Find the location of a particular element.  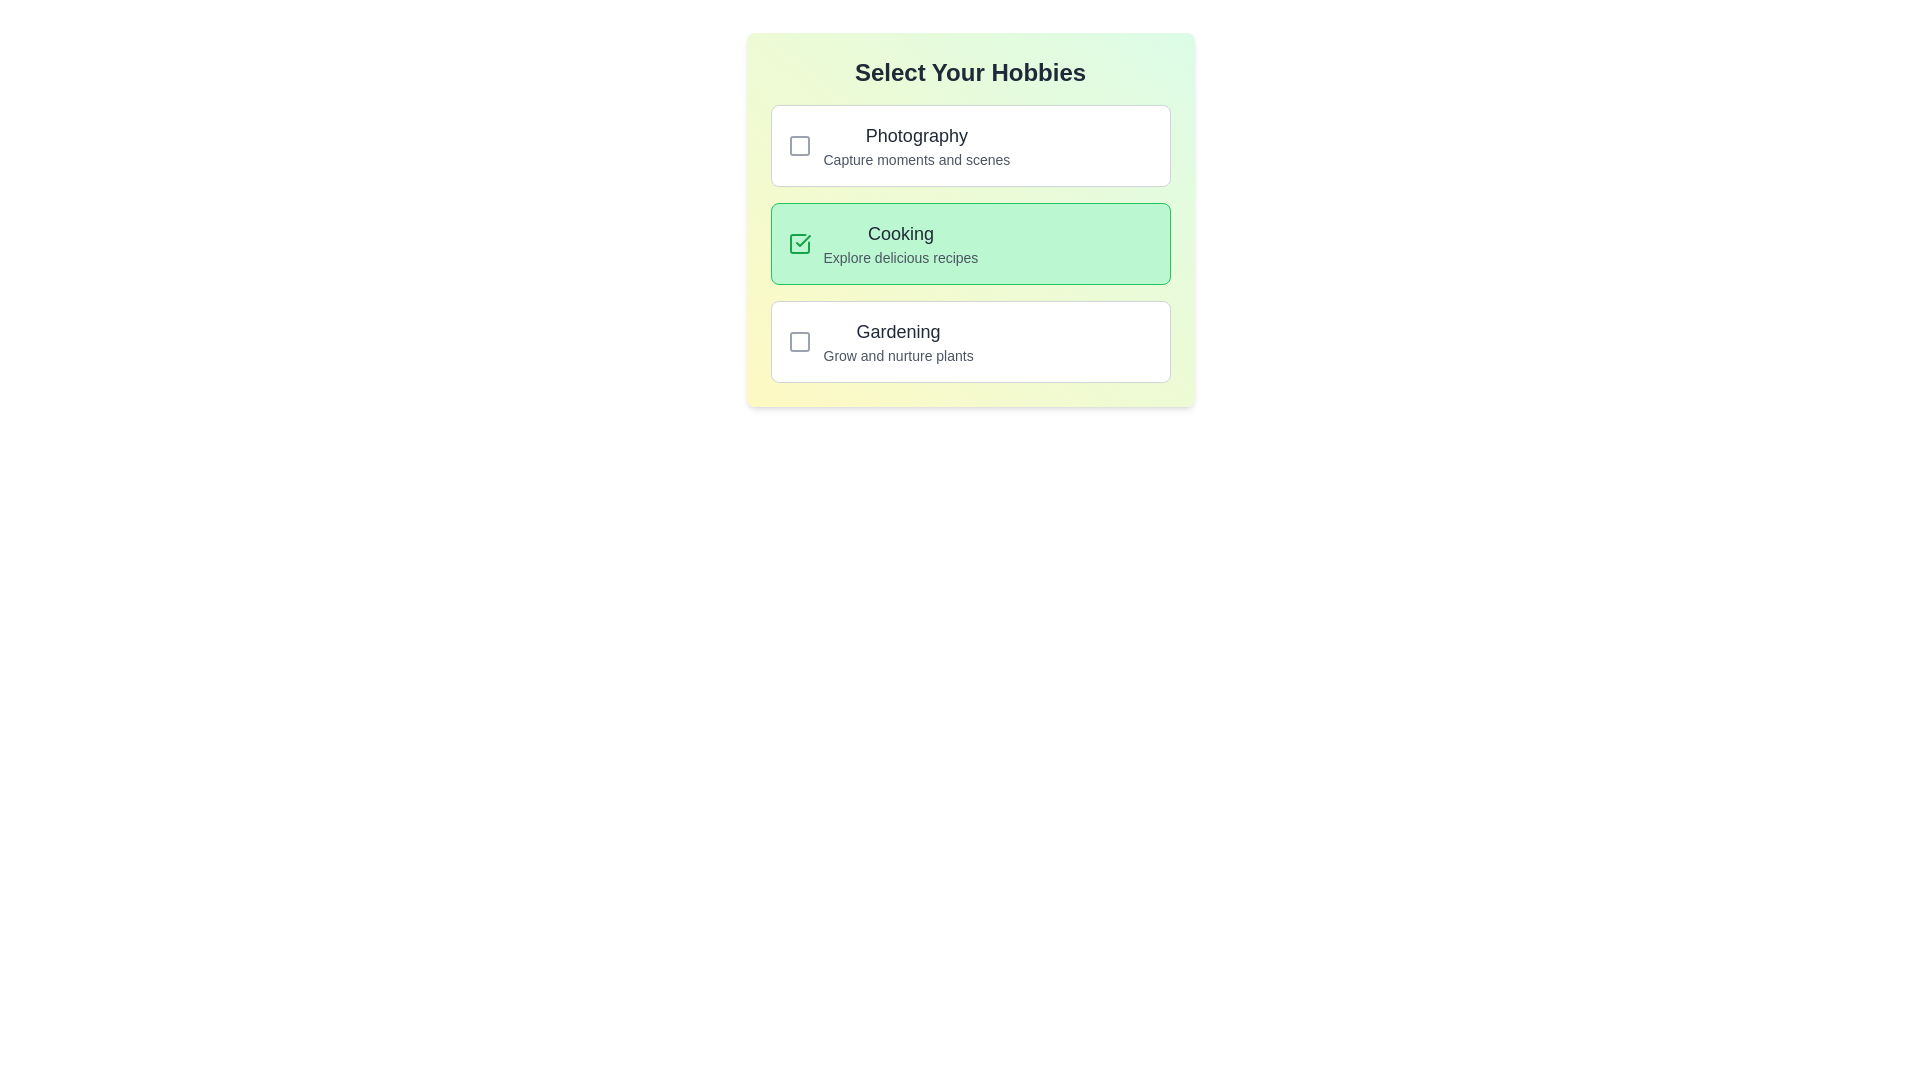

the checkmark box of the 'Cooking' hobby selectable list item is located at coordinates (970, 242).